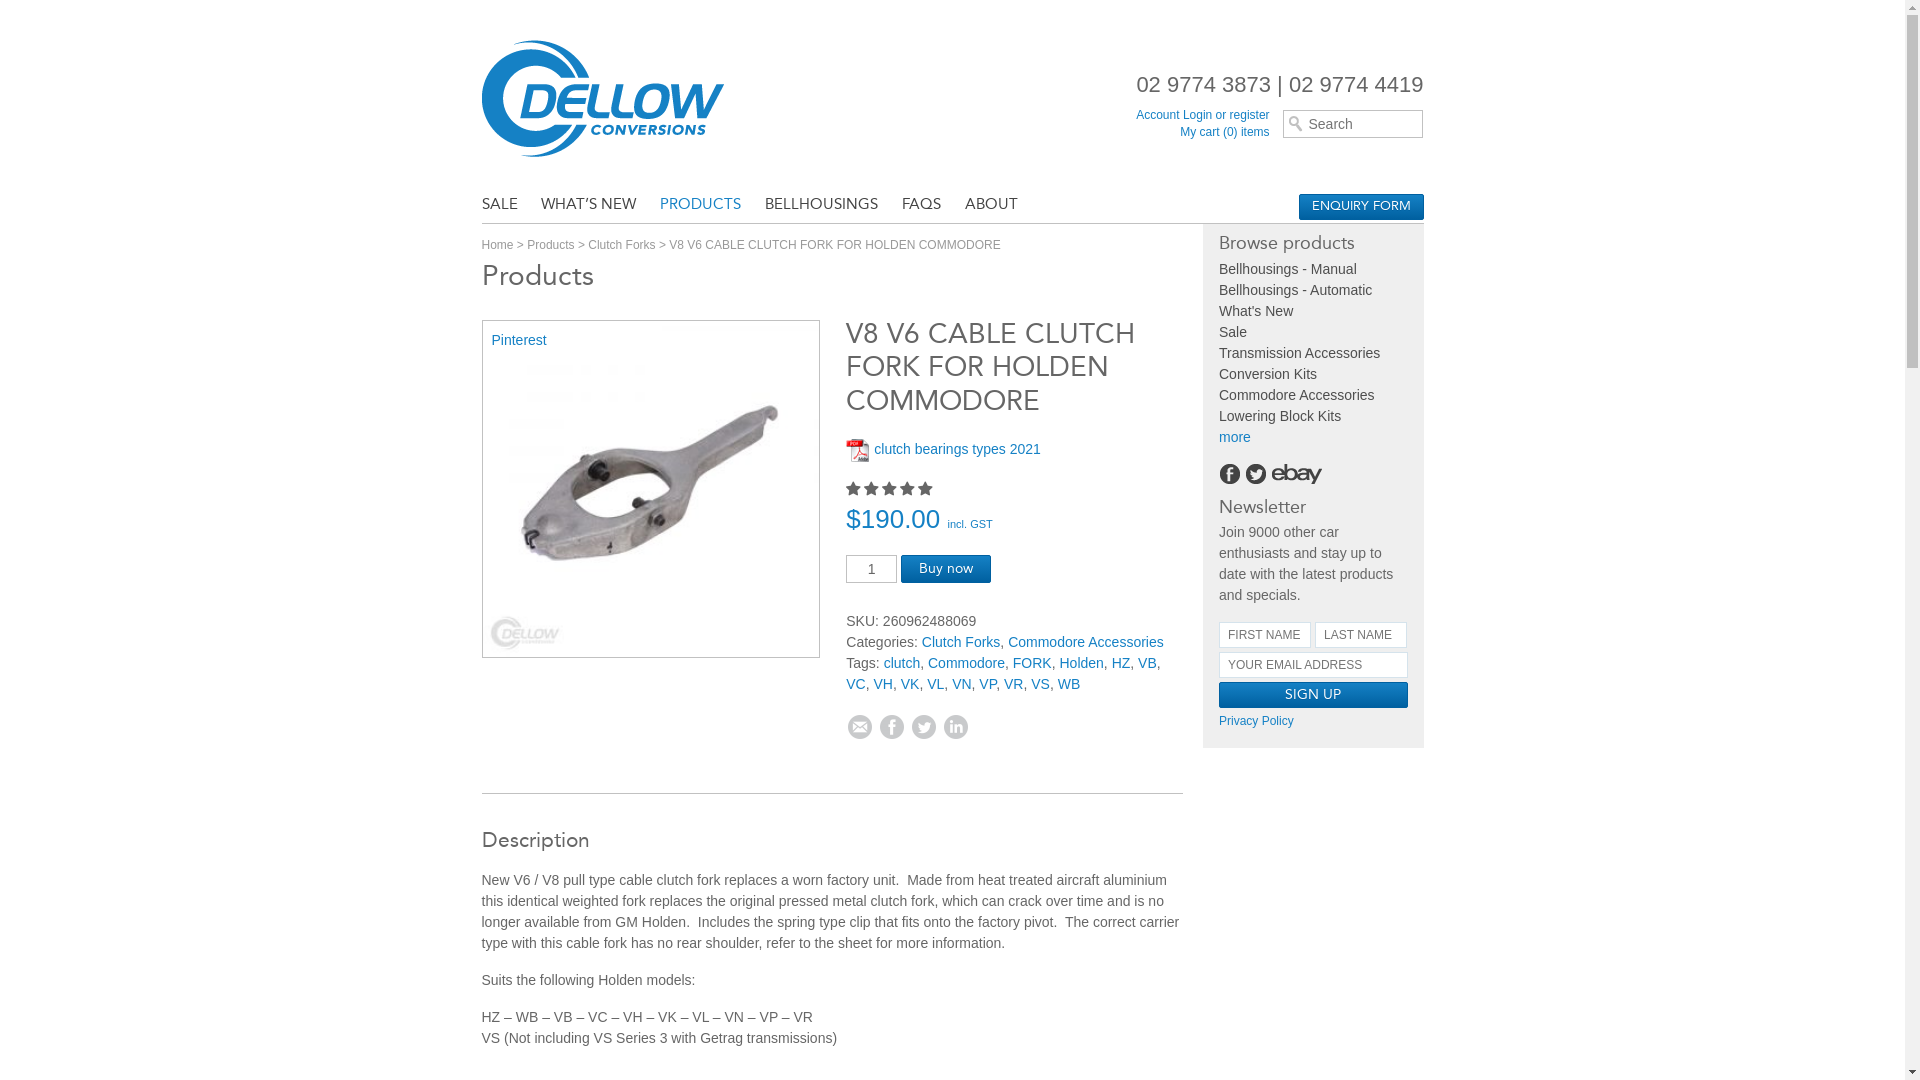 This screenshot has height=1080, width=1920. What do you see at coordinates (1233, 435) in the screenshot?
I see `'more'` at bounding box center [1233, 435].